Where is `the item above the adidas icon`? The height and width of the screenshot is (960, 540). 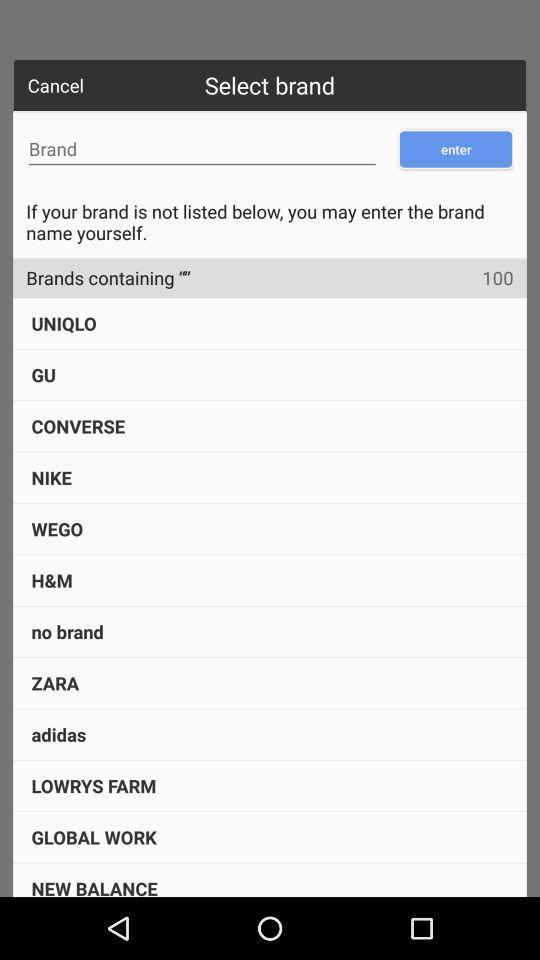 the item above the adidas icon is located at coordinates (55, 683).